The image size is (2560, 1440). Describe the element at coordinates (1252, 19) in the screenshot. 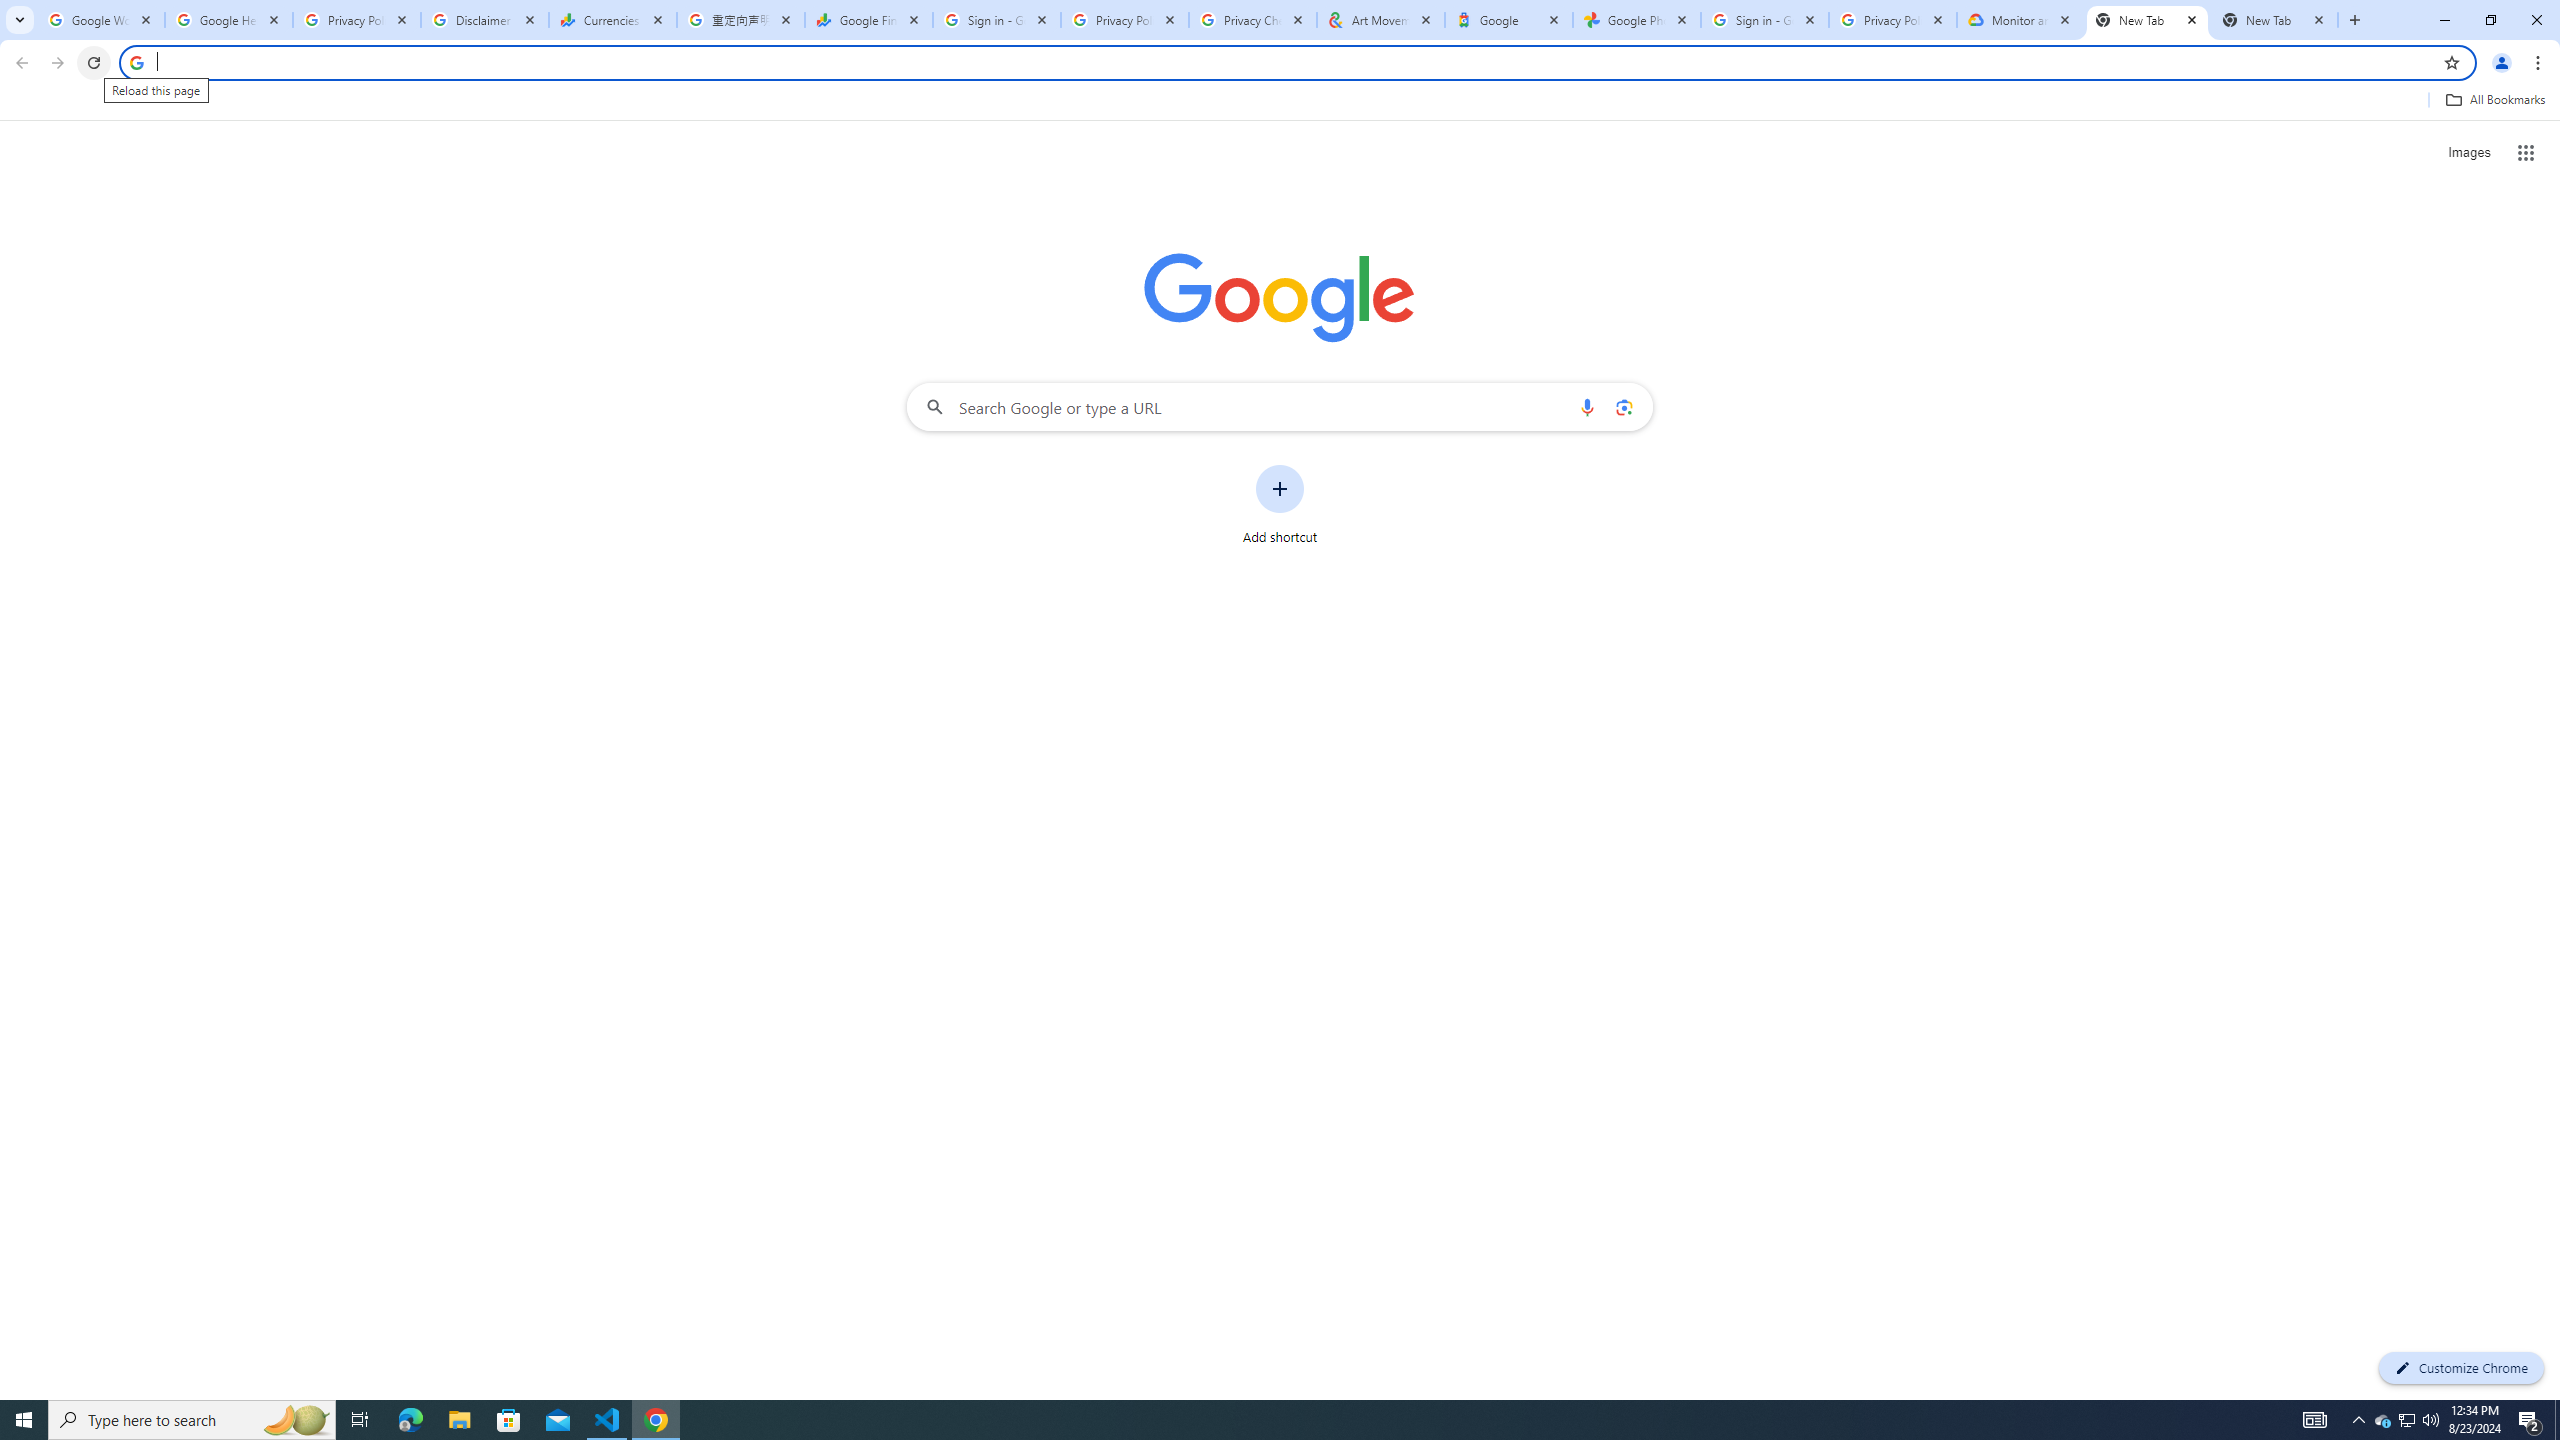

I see `'Privacy Checkup'` at that location.